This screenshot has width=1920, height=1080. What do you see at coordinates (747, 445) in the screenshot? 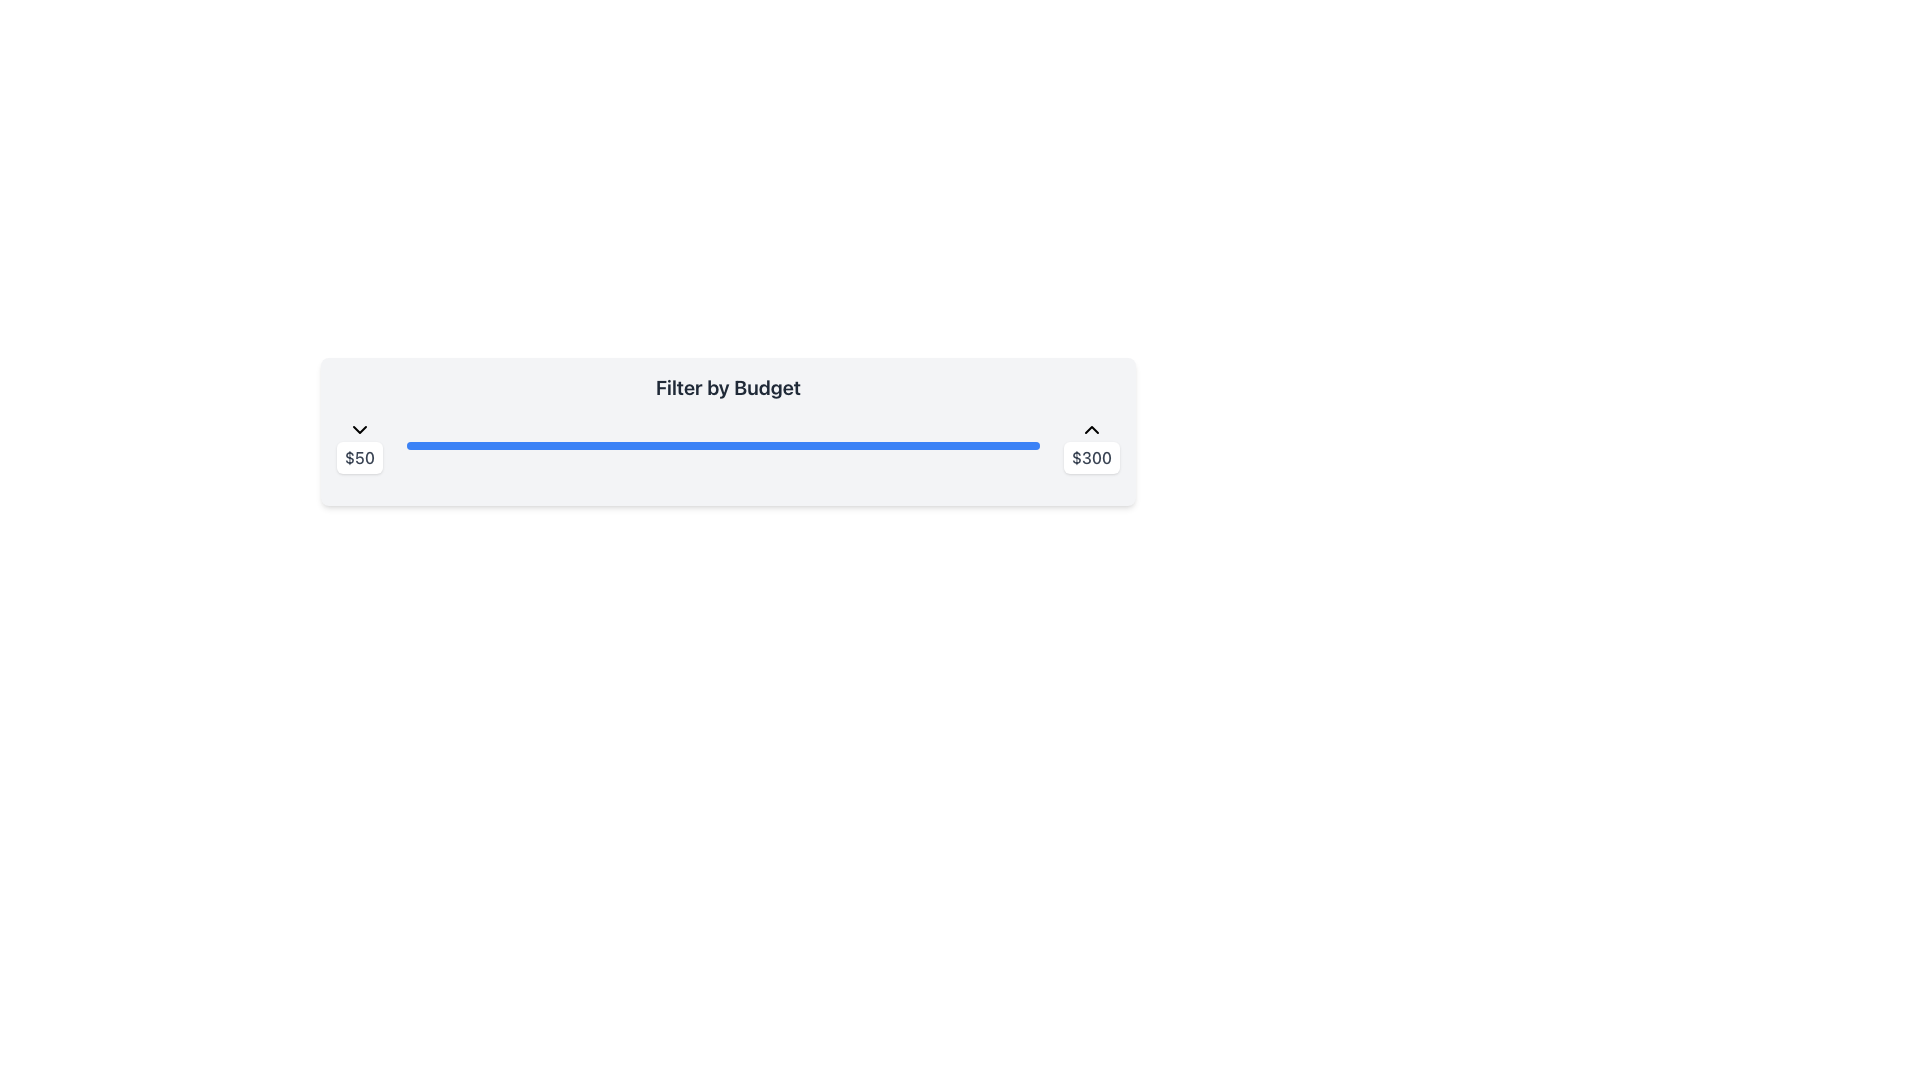
I see `the value of the slider` at bounding box center [747, 445].